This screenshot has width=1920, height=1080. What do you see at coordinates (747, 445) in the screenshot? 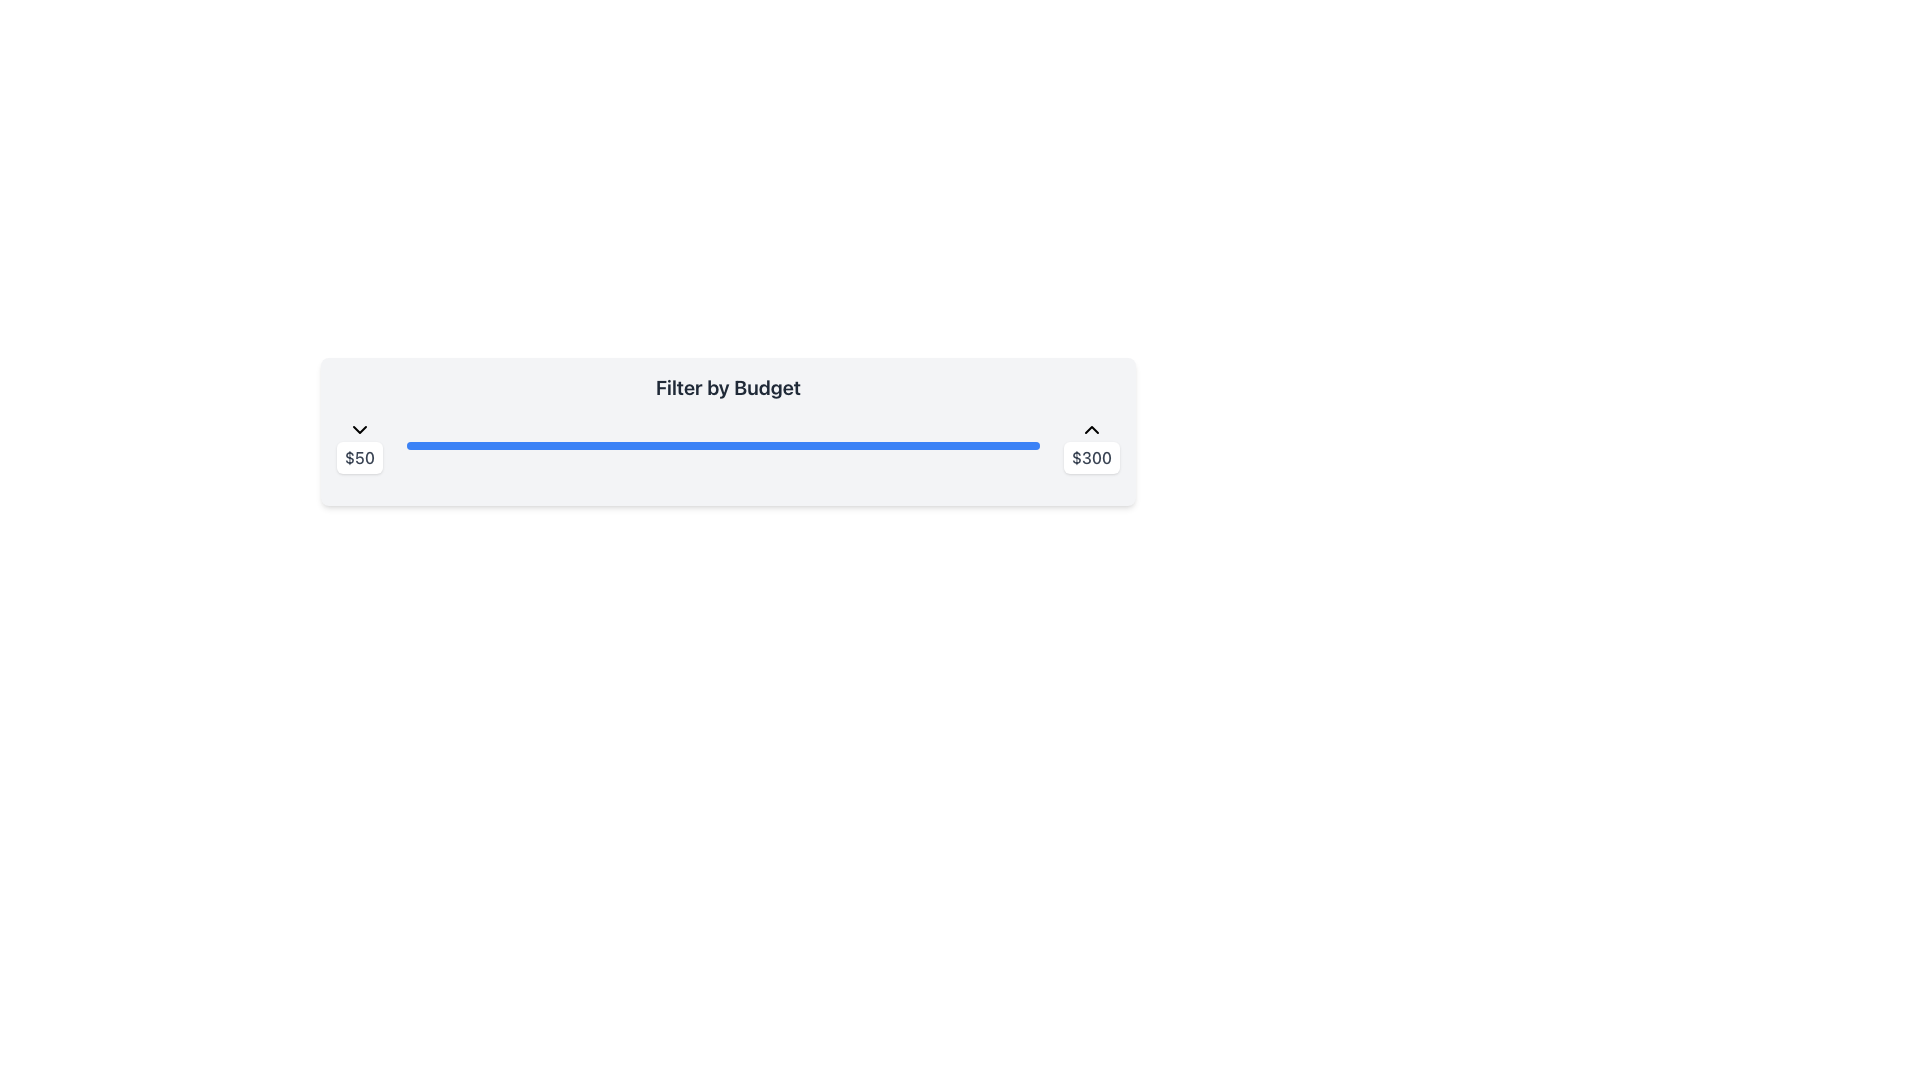
I see `the value of the slider` at bounding box center [747, 445].